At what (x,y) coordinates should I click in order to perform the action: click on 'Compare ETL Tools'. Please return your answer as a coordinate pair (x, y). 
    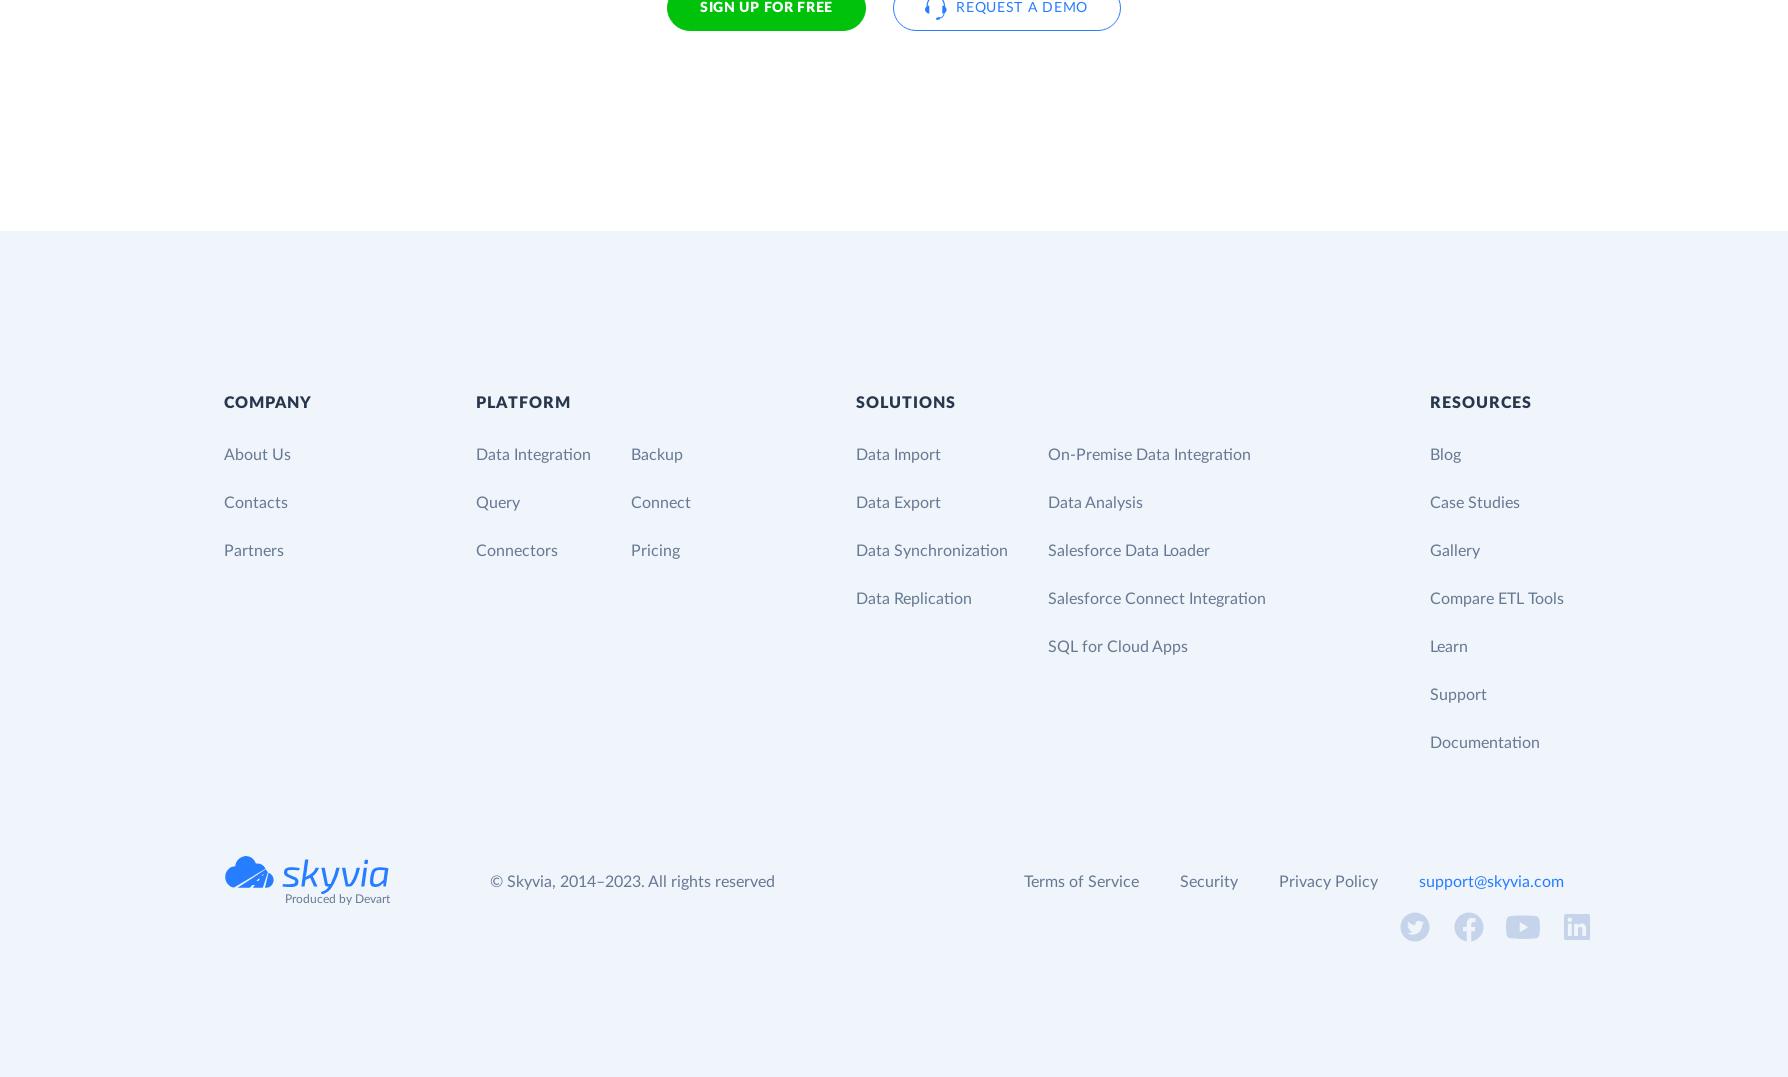
    Looking at the image, I should click on (1496, 596).